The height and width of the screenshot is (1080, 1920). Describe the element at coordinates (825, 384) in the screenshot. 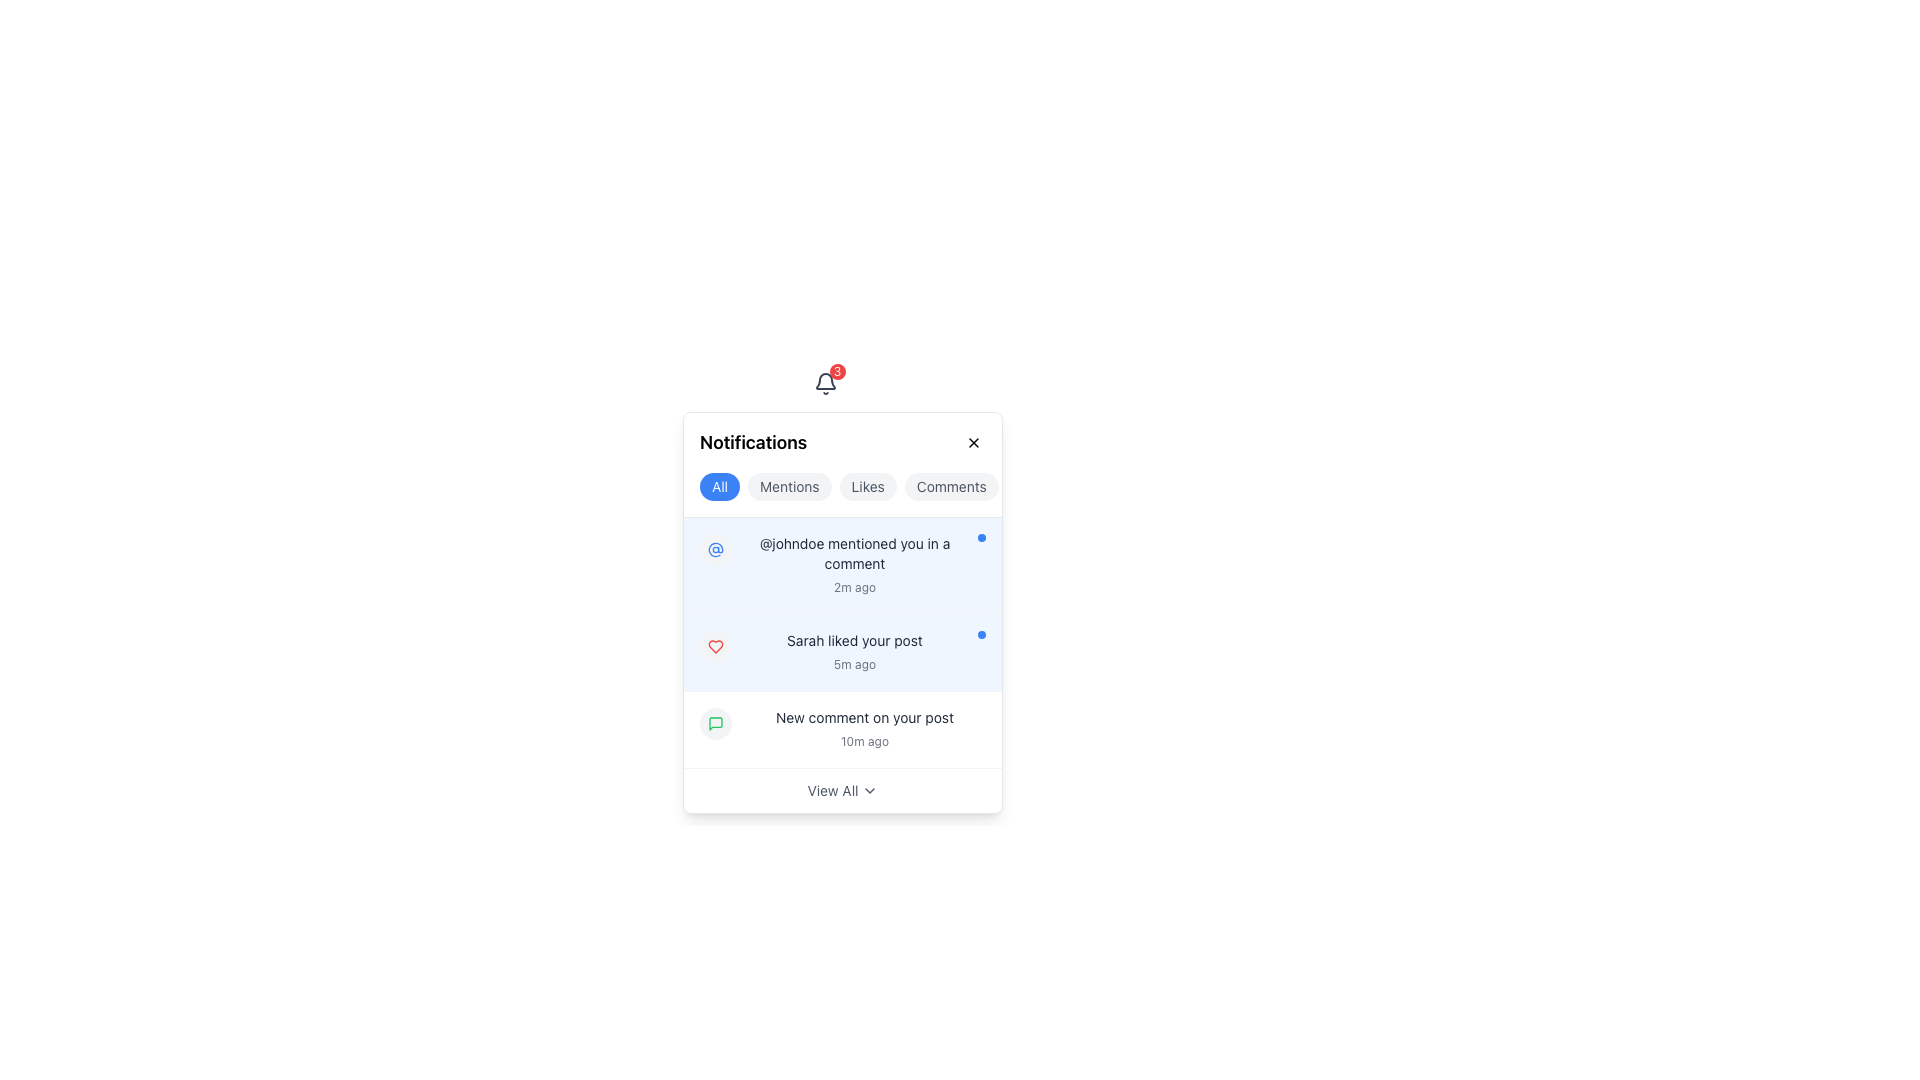

I see `the Interactive Icon with Notification Badge featuring a bell icon and a red badge with the number '3'` at that location.